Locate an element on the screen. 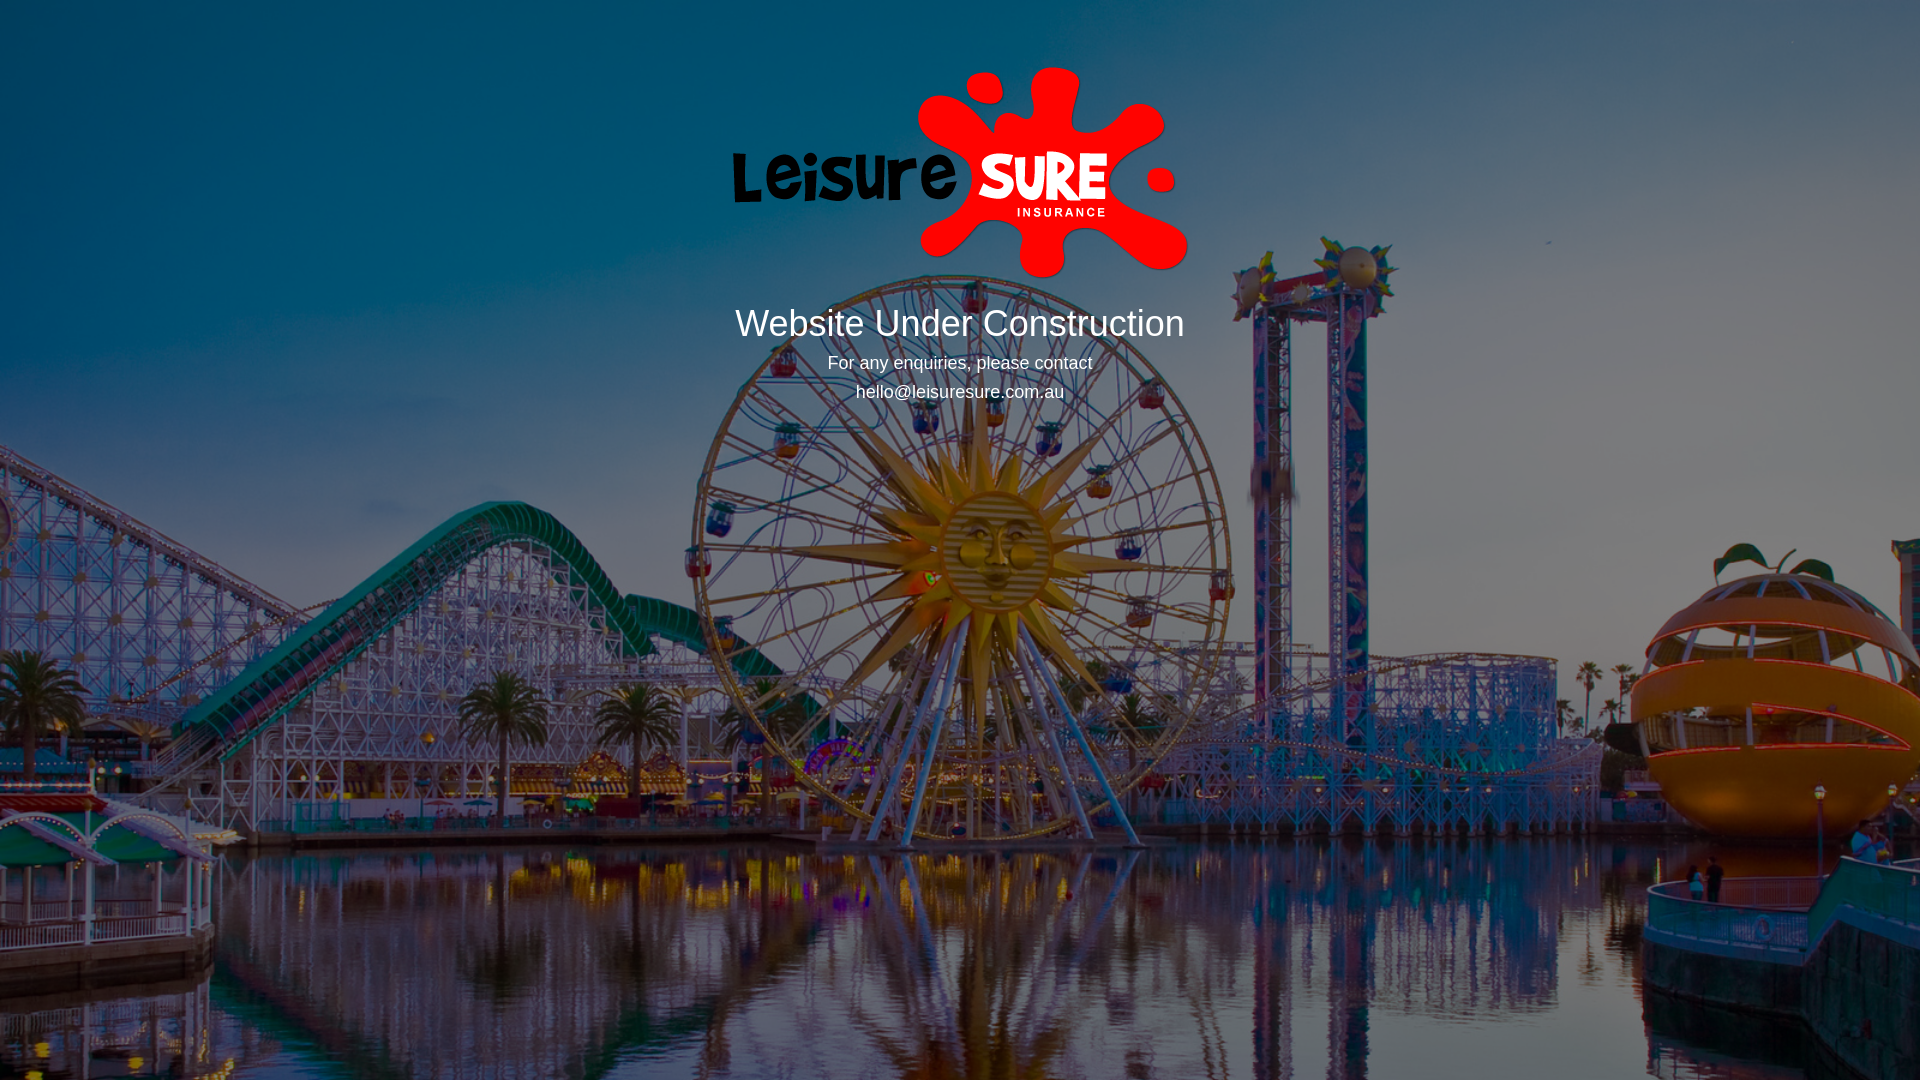 Image resolution: width=1920 pixels, height=1080 pixels. 'hello@leisuresure.com.au' is located at coordinates (960, 392).